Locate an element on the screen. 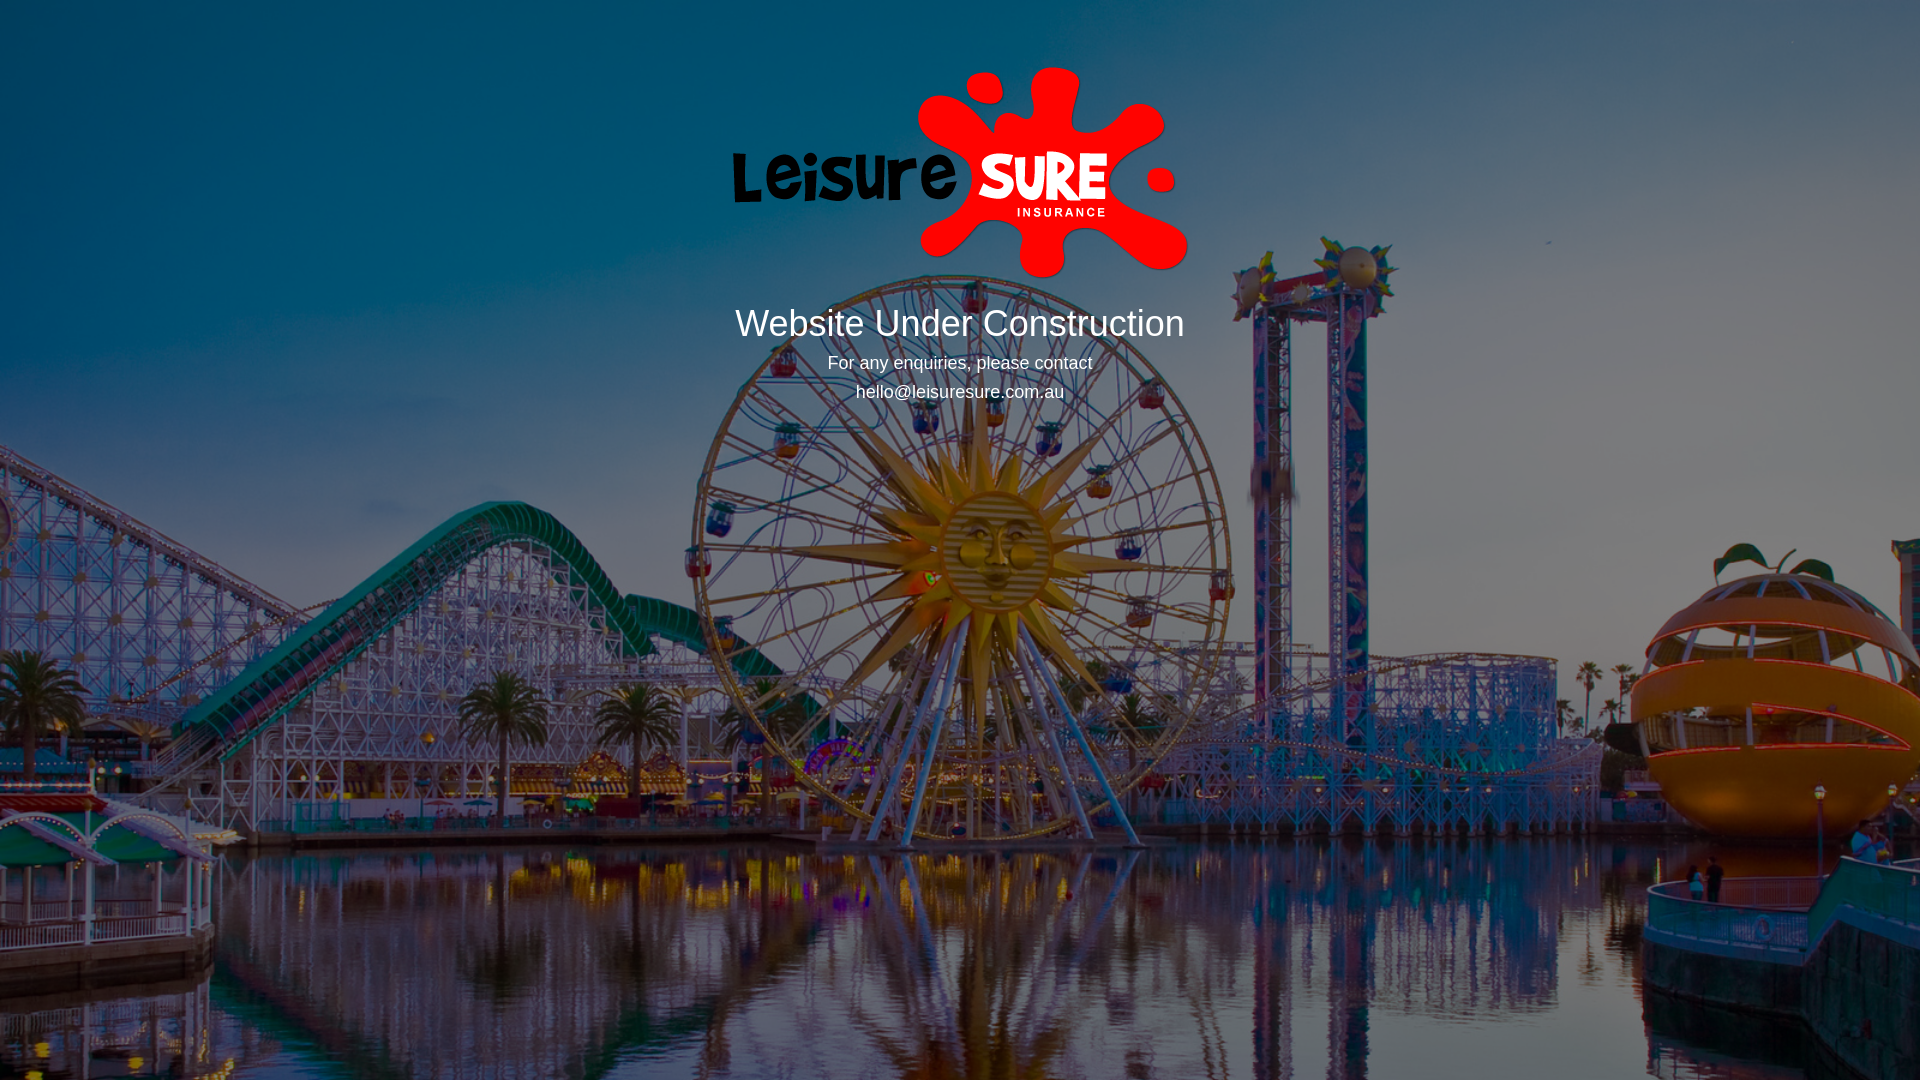 Image resolution: width=1920 pixels, height=1080 pixels. 'hello@leisuresure.com.au' is located at coordinates (960, 392).